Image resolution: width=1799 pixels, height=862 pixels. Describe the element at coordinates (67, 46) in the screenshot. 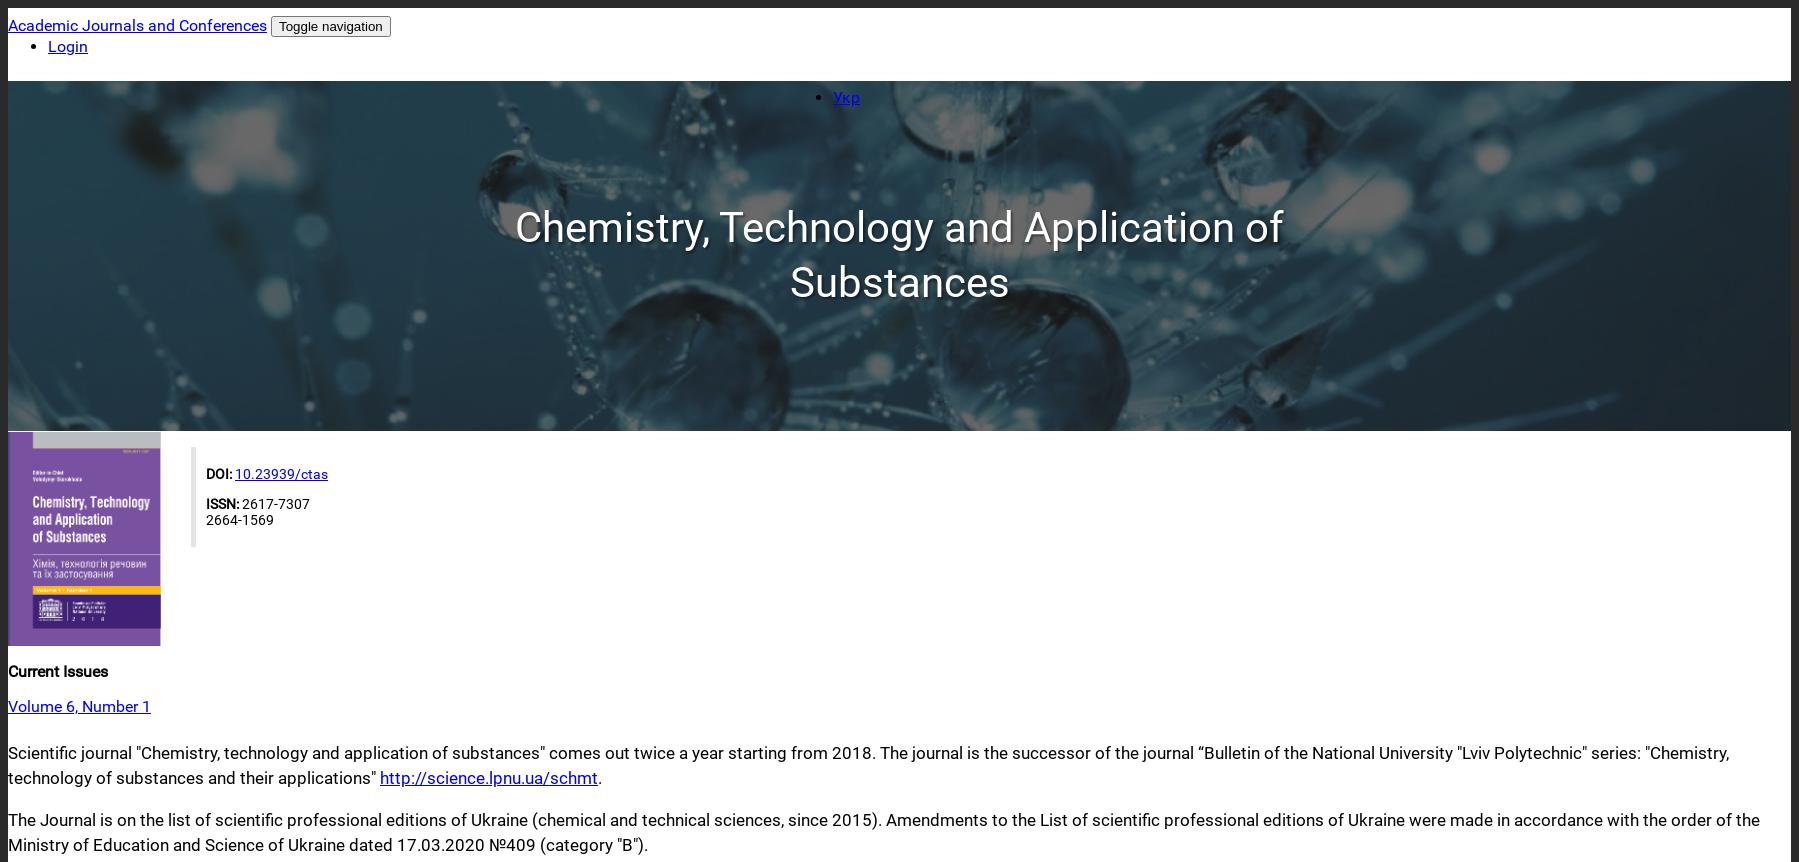

I see `'Login'` at that location.